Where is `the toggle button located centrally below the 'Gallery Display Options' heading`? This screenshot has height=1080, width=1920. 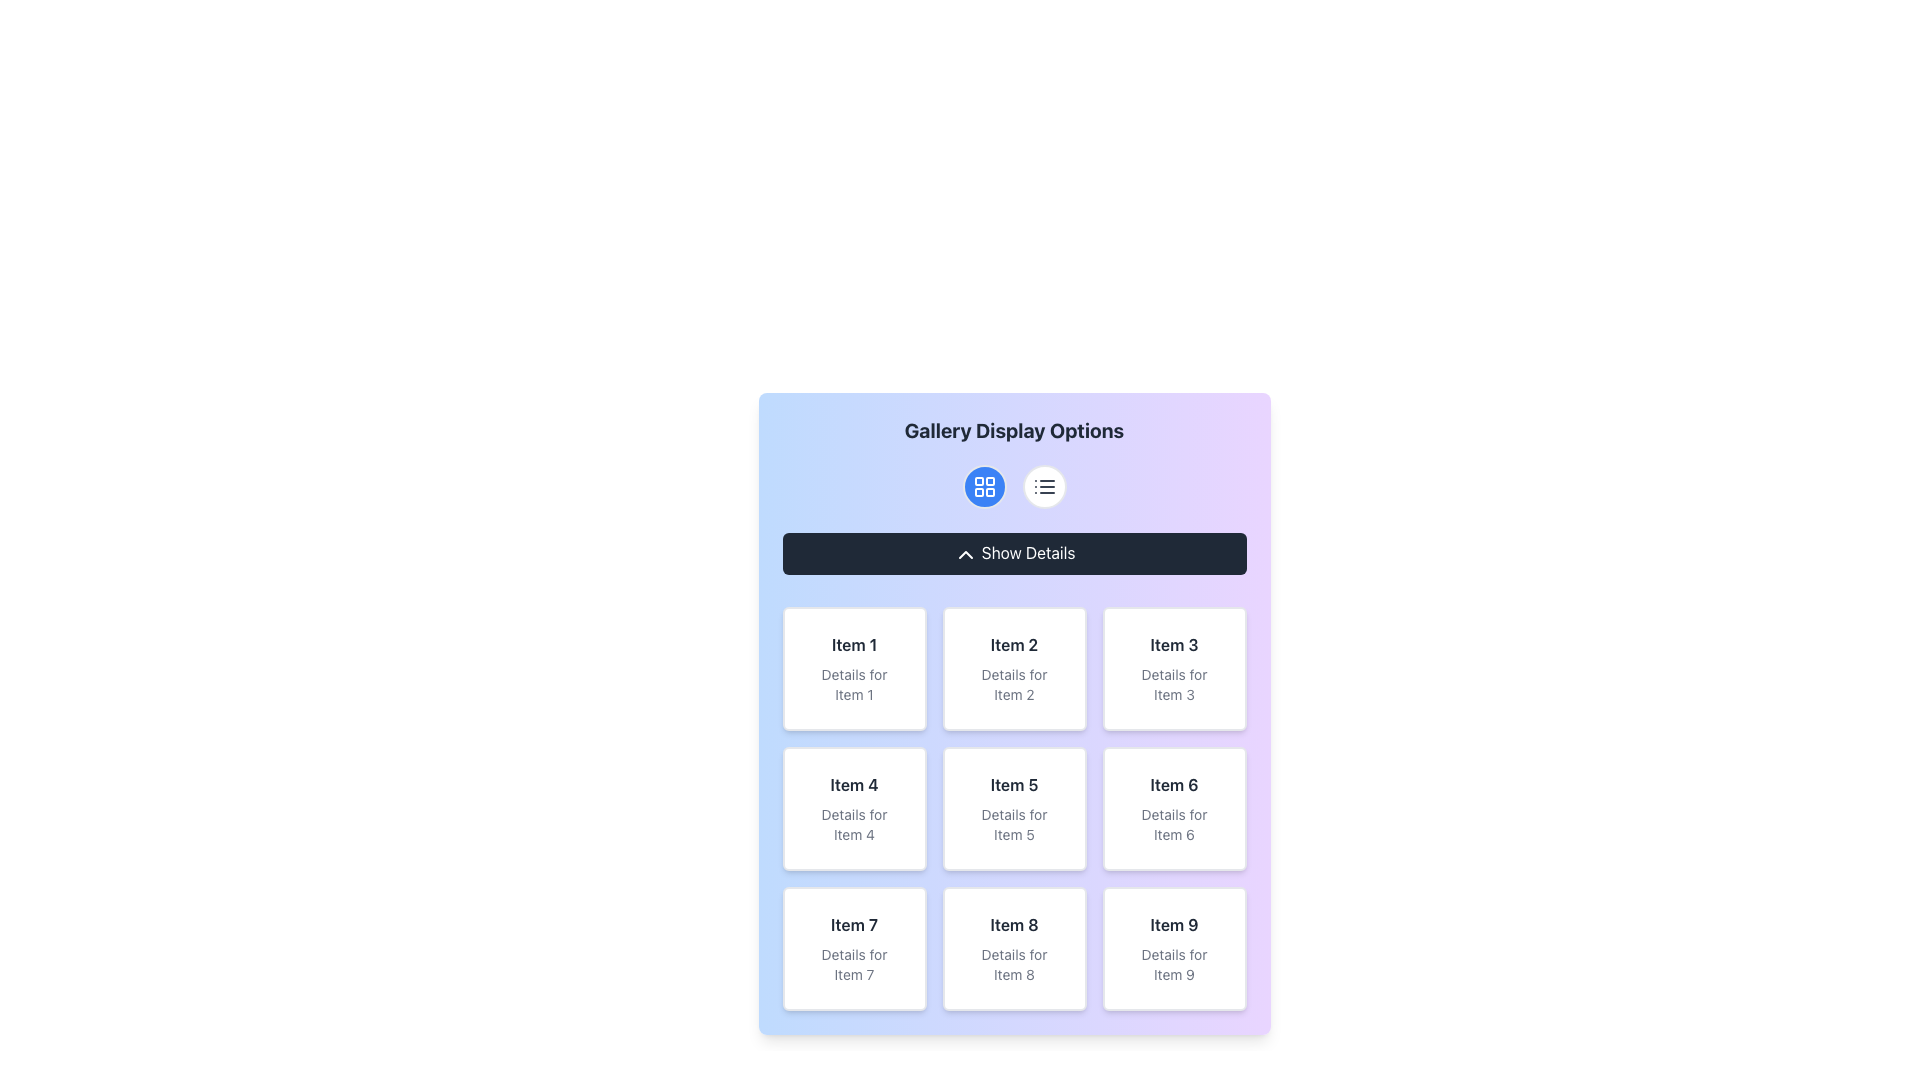 the toggle button located centrally below the 'Gallery Display Options' heading is located at coordinates (1014, 553).